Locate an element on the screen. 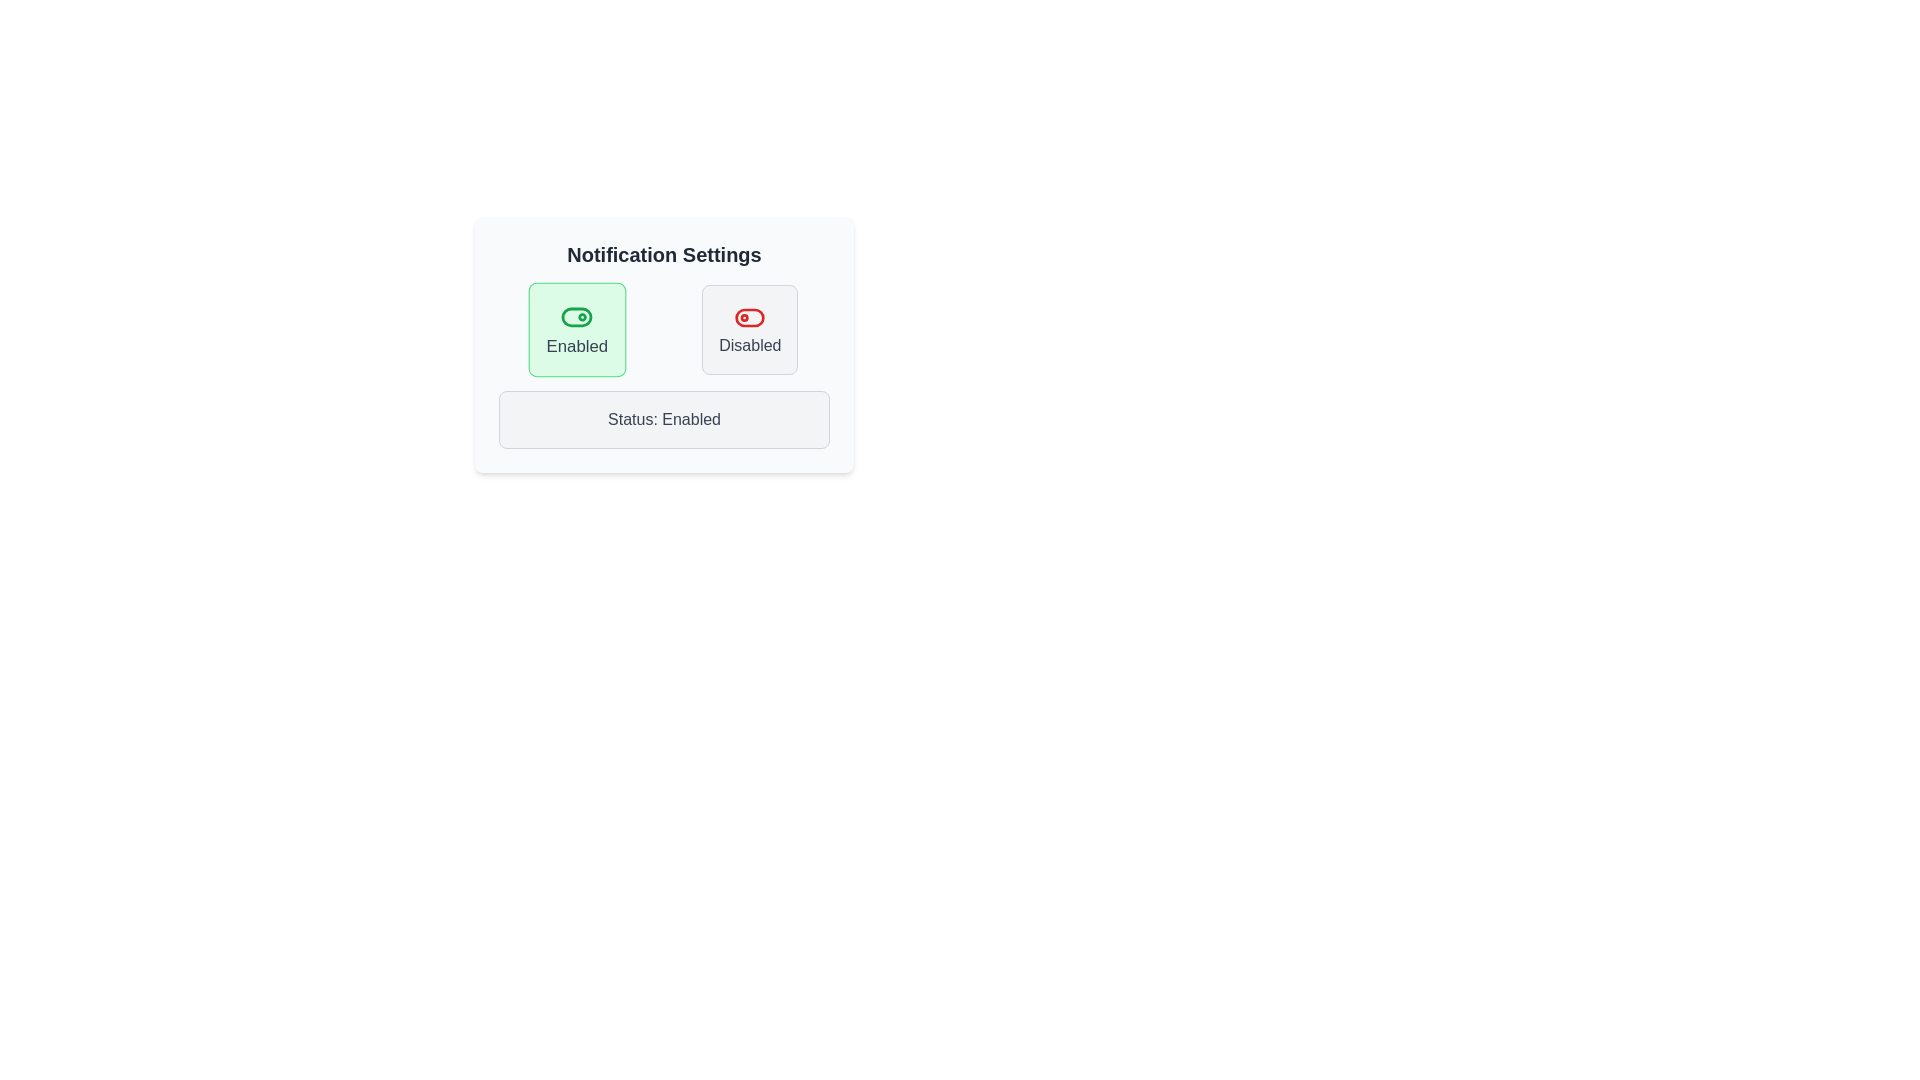  the disabled toggle switch icon with red styling located in the right section of the 'Disabled' card under 'Notification Settings' is located at coordinates (749, 316).